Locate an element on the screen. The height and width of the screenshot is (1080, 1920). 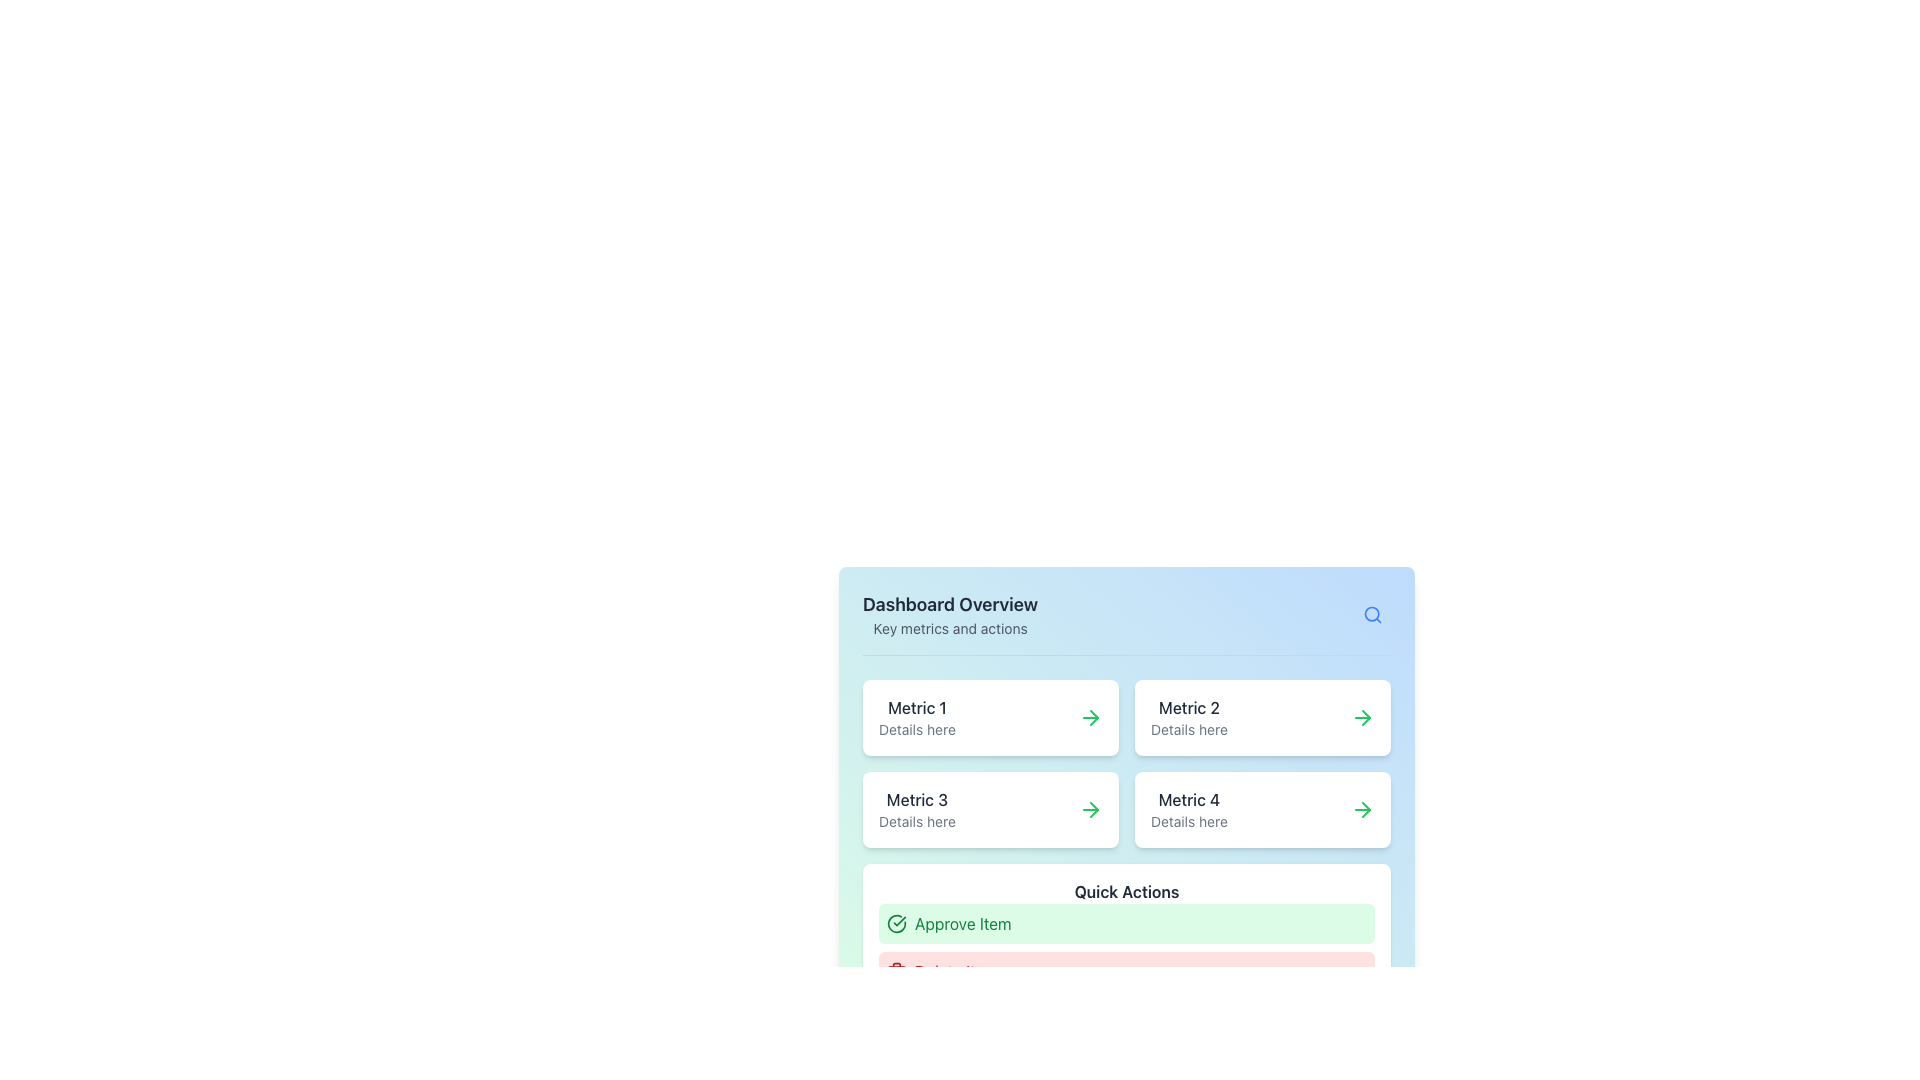
the static text element labeled 'Metric 3' in the bottom-left corner of the 'Dashboard Overview' section is located at coordinates (916, 798).